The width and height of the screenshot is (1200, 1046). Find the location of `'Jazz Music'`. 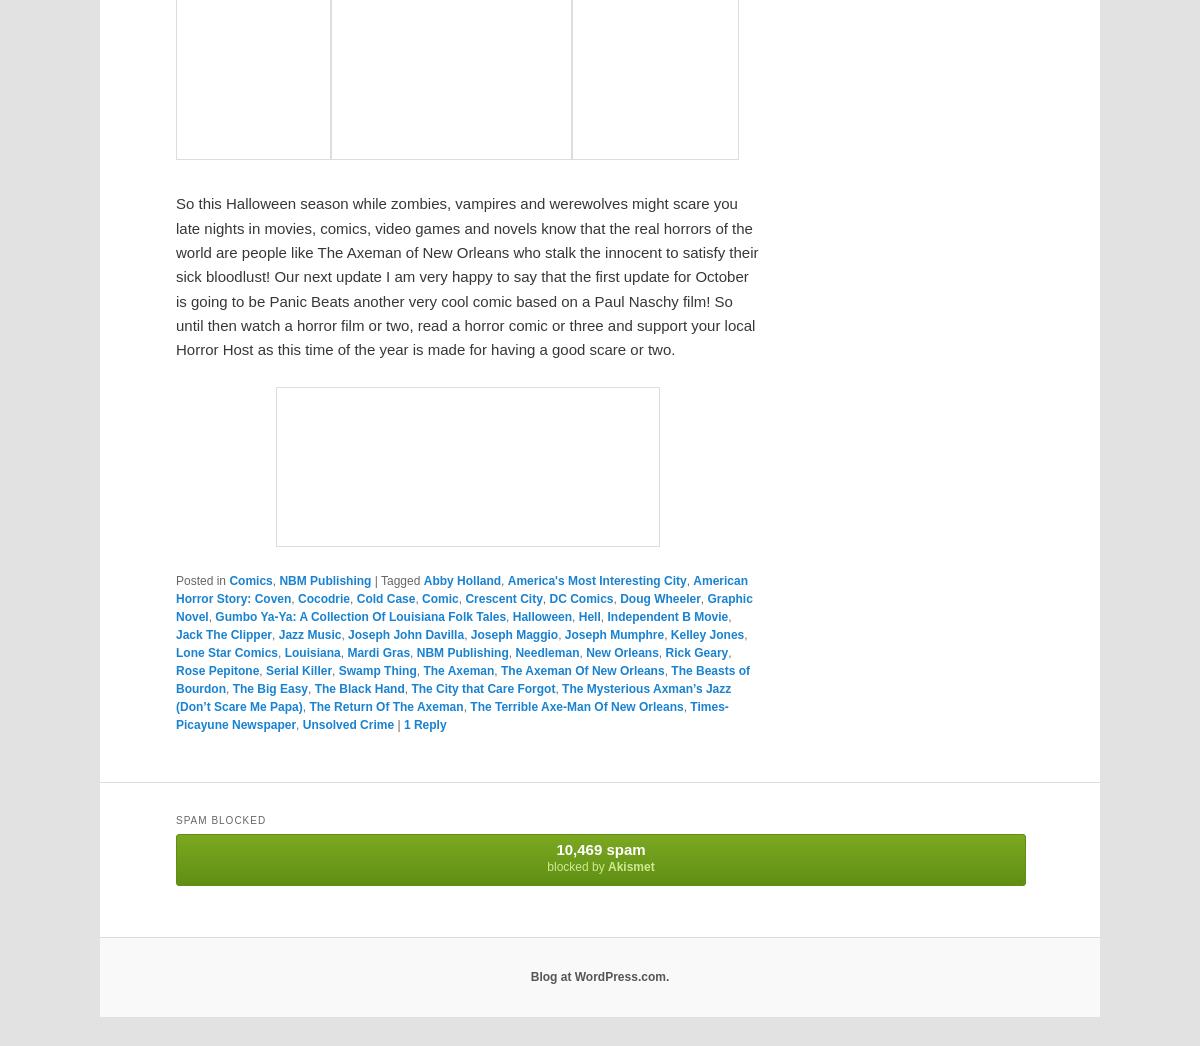

'Jazz Music' is located at coordinates (277, 632).